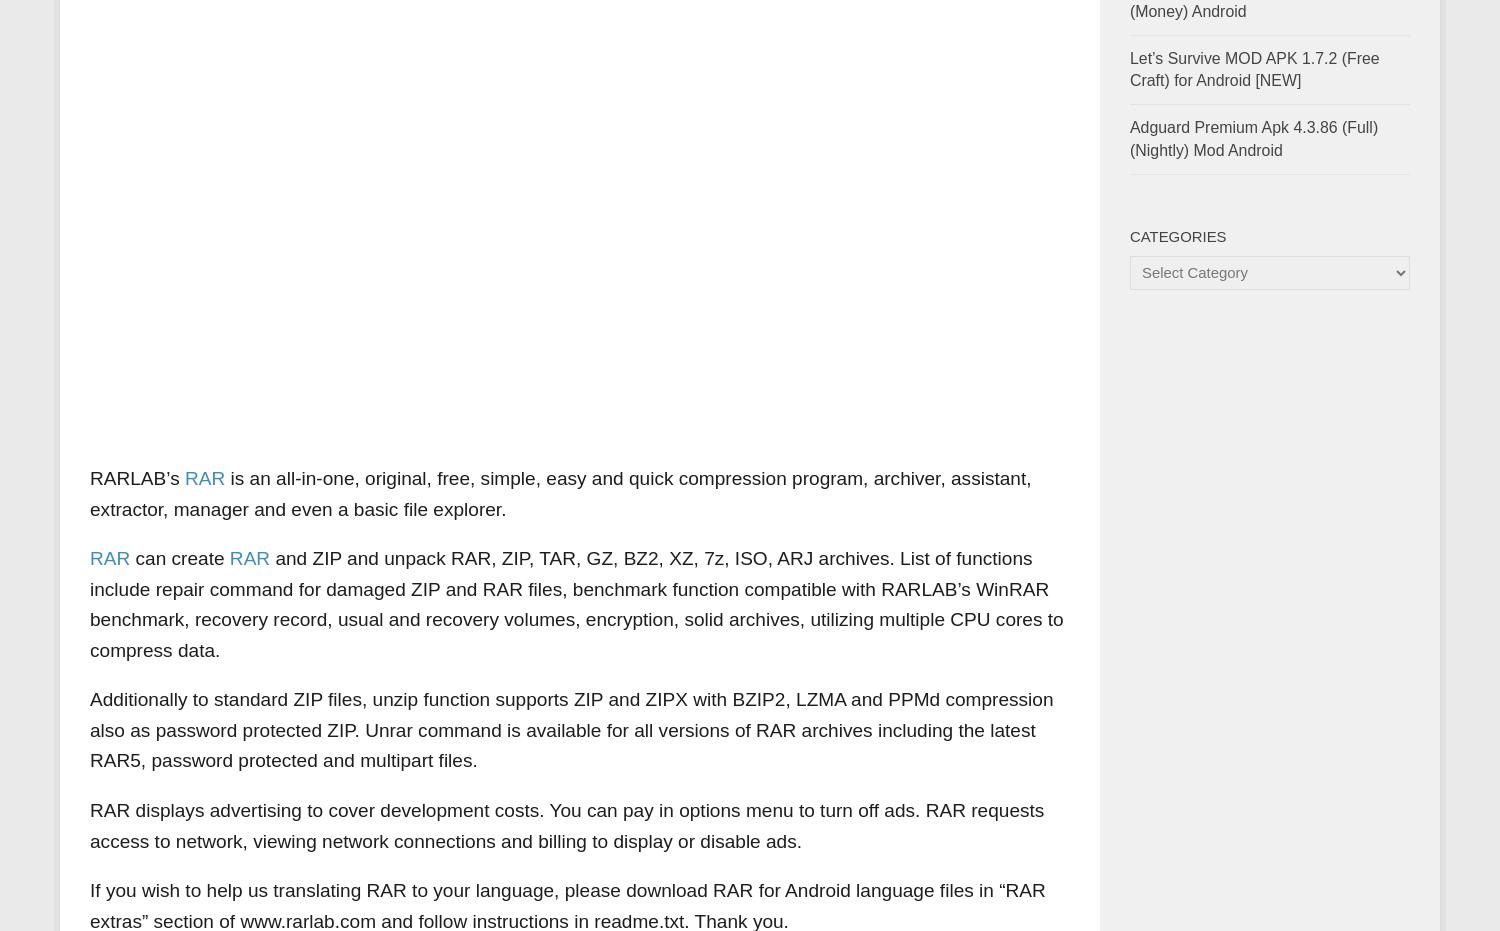 The height and width of the screenshot is (931, 1500). What do you see at coordinates (179, 557) in the screenshot?
I see `'can create'` at bounding box center [179, 557].